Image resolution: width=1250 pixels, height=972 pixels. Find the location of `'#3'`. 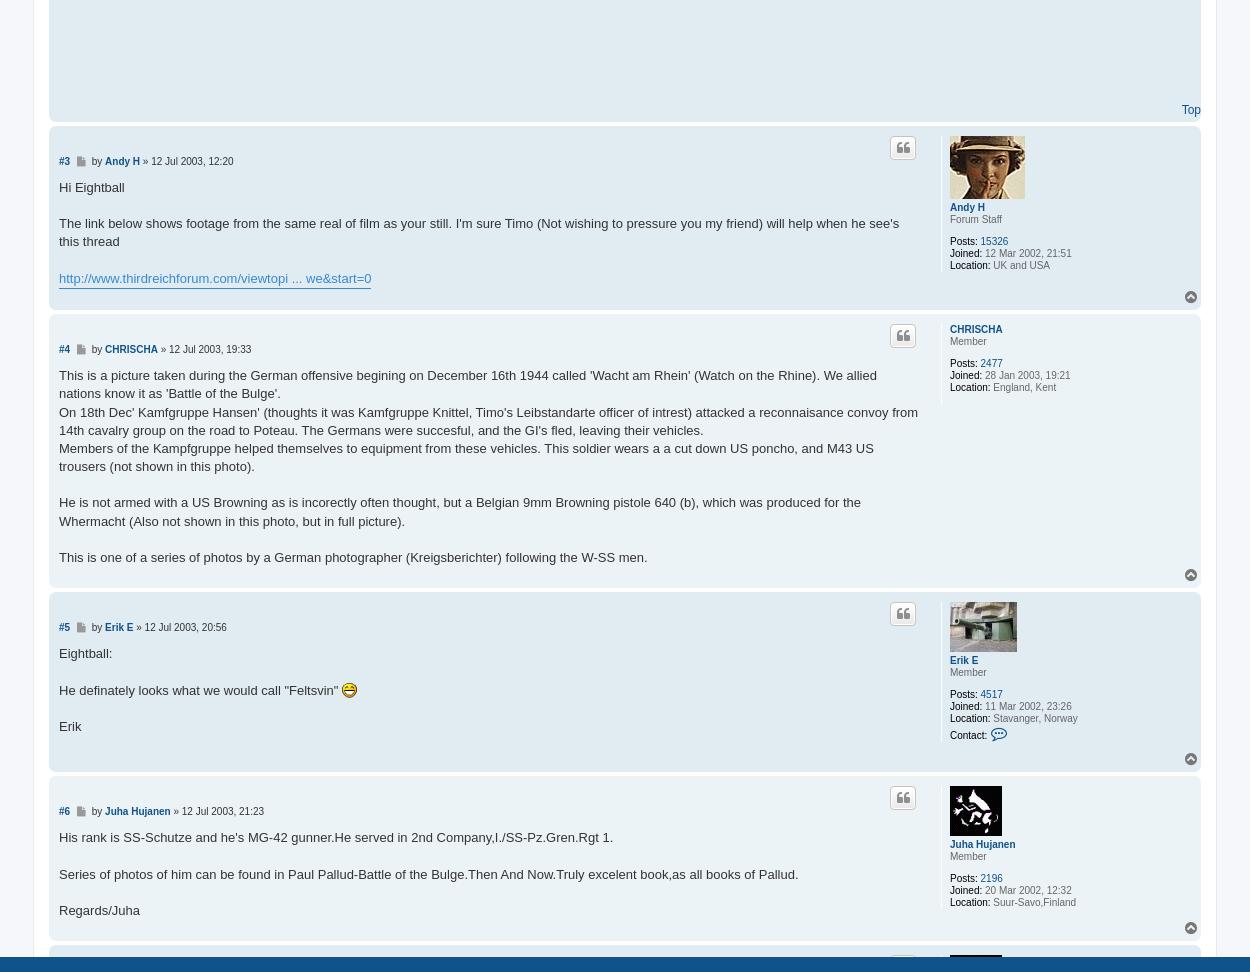

'#3' is located at coordinates (63, 160).